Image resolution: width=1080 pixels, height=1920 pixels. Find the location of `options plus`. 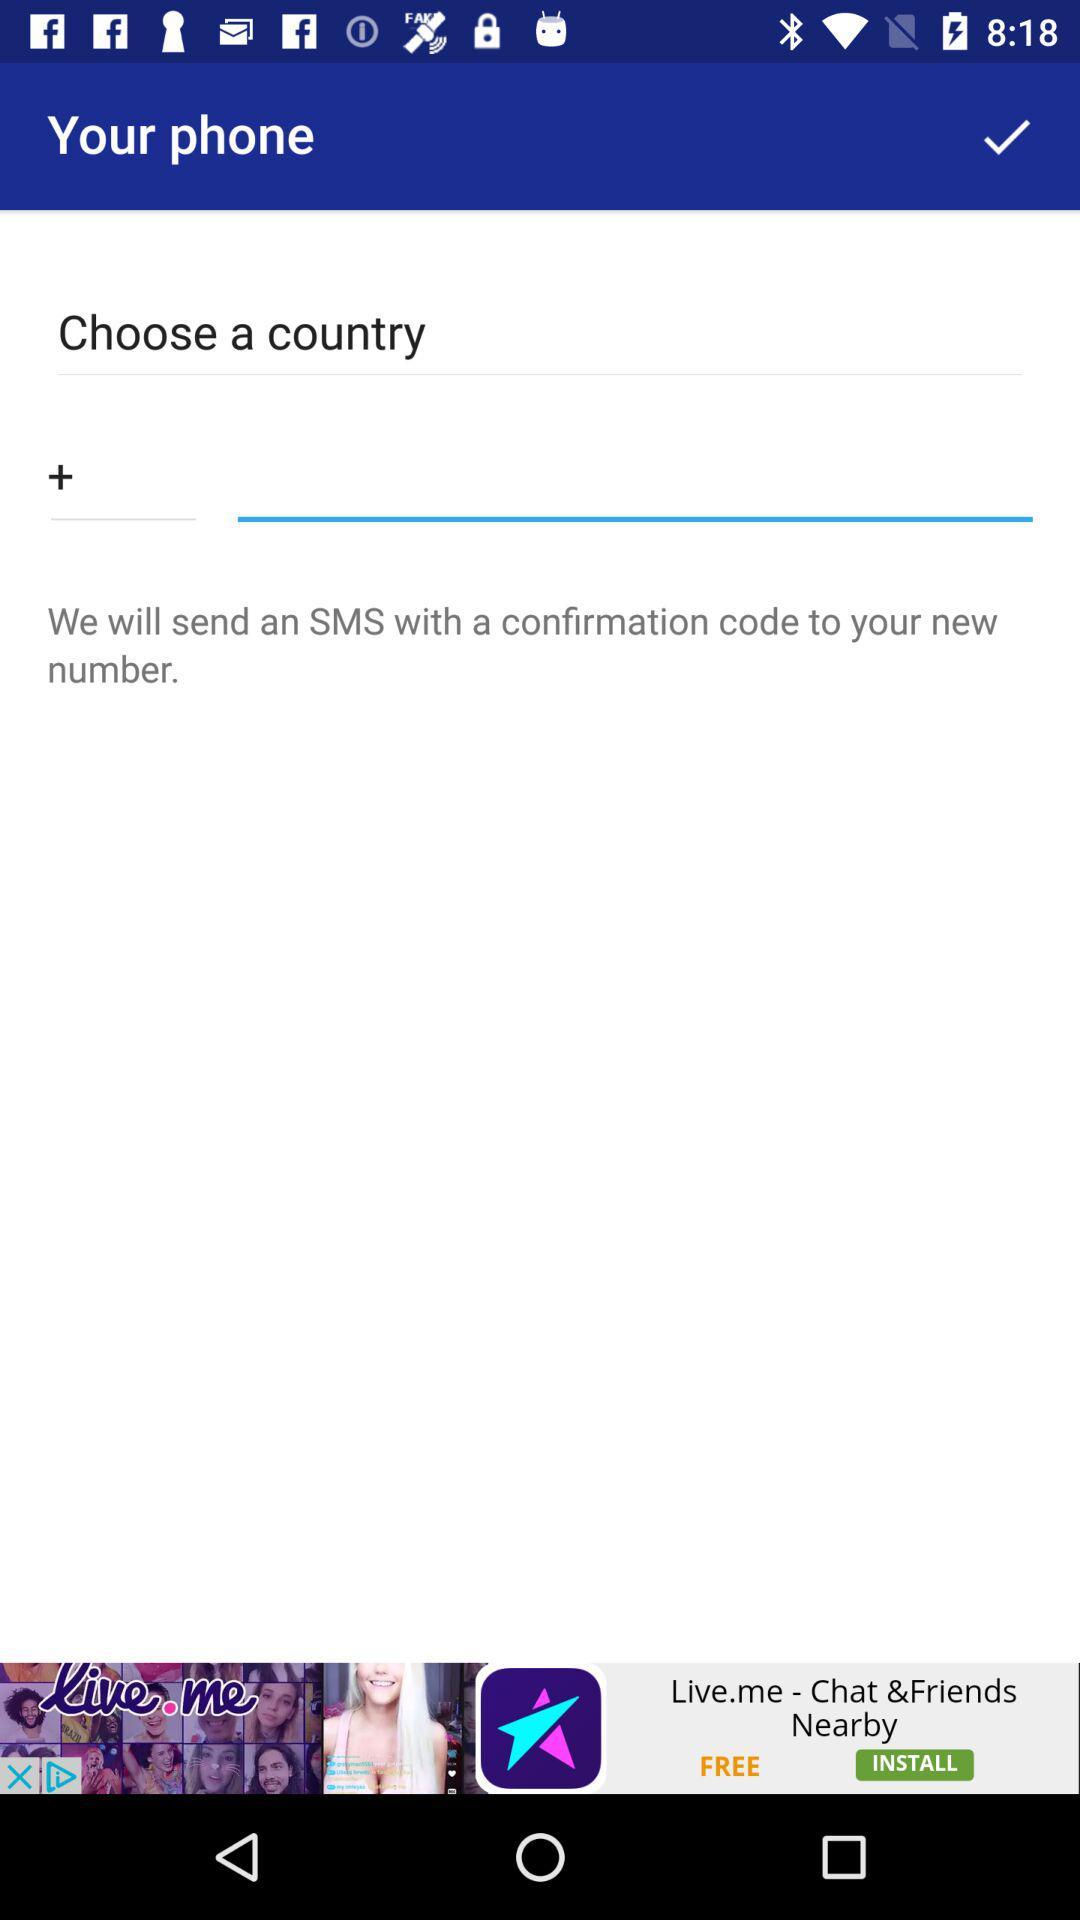

options plus is located at coordinates (123, 473).